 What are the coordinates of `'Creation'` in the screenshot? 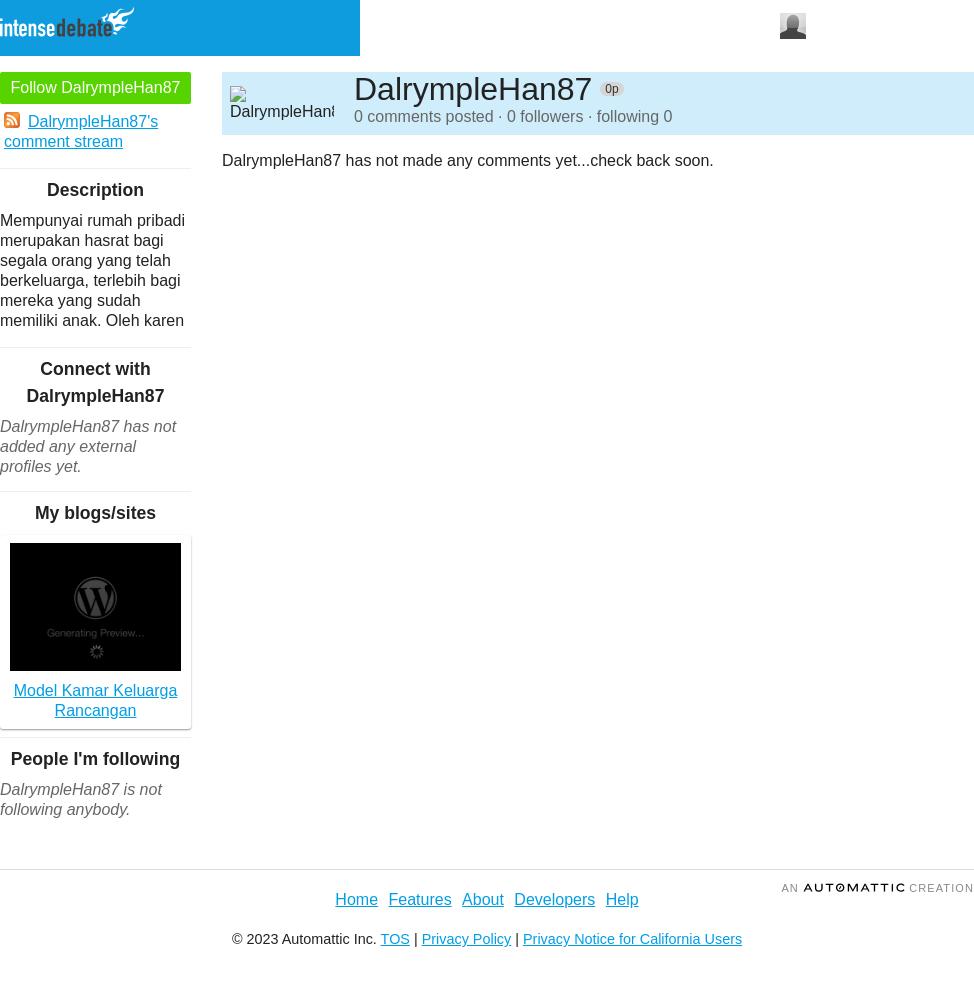 It's located at (938, 887).